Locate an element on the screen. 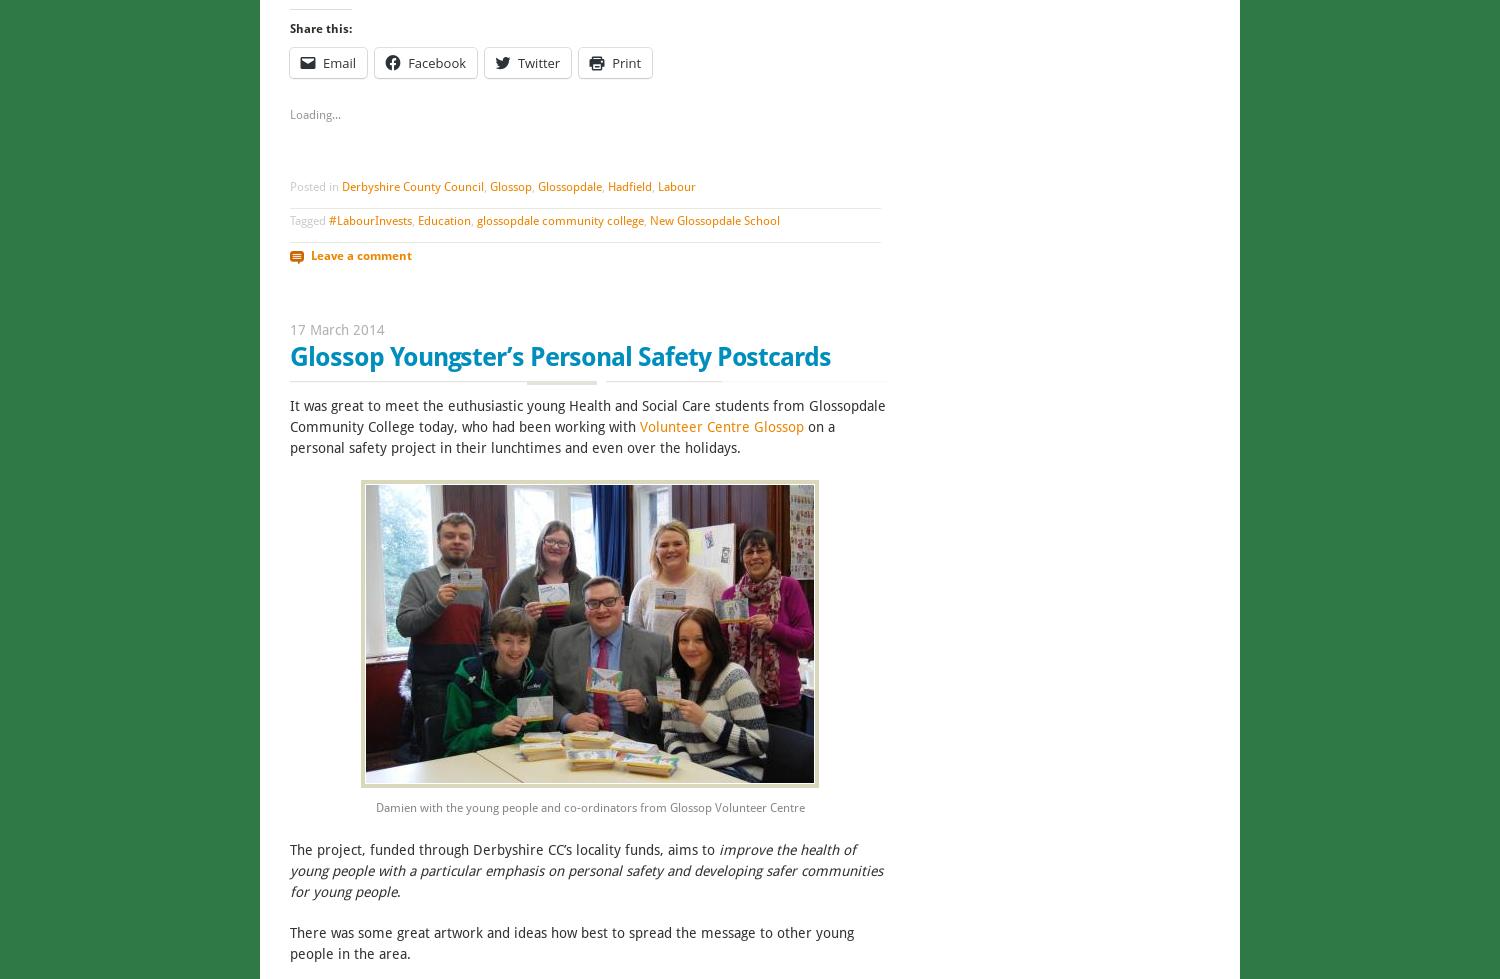 This screenshot has width=1500, height=979. 'Hadfield' is located at coordinates (630, 186).